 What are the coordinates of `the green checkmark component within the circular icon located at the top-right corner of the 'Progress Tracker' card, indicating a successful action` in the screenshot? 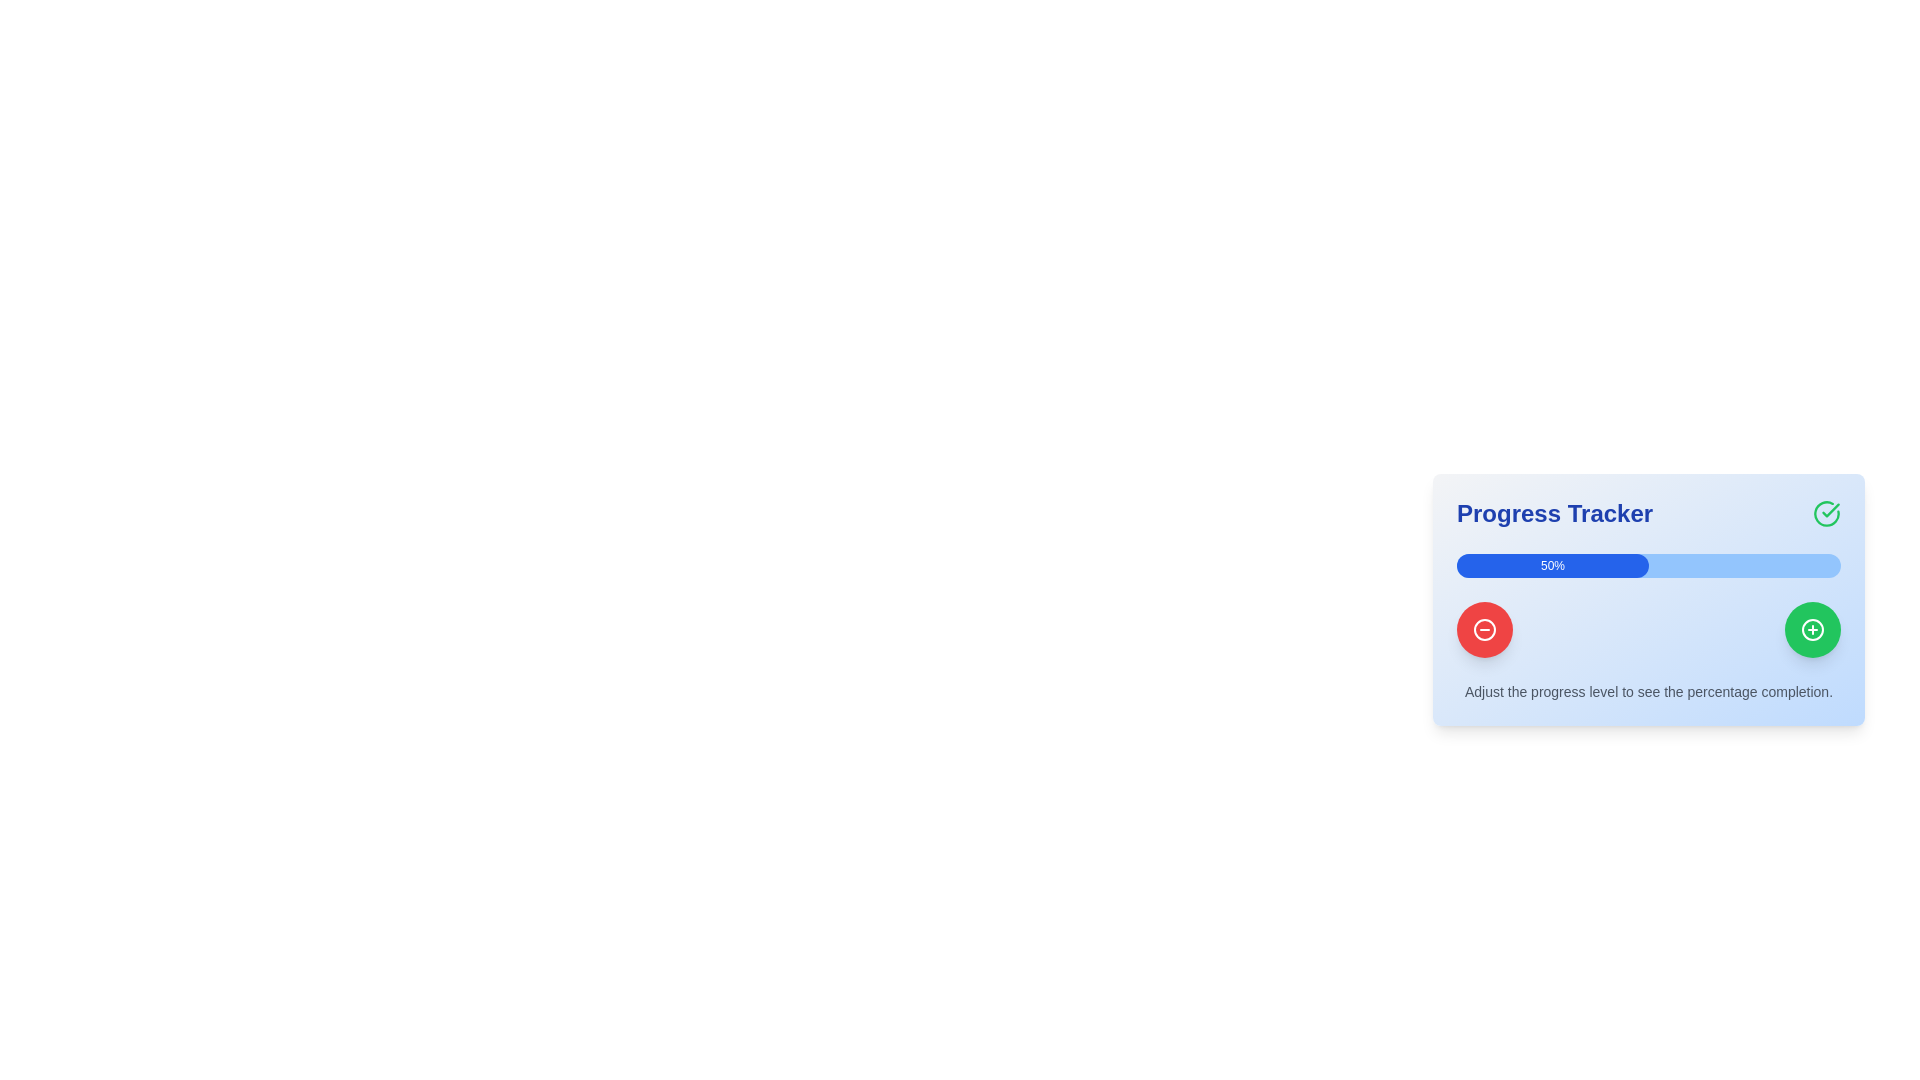 It's located at (1831, 509).